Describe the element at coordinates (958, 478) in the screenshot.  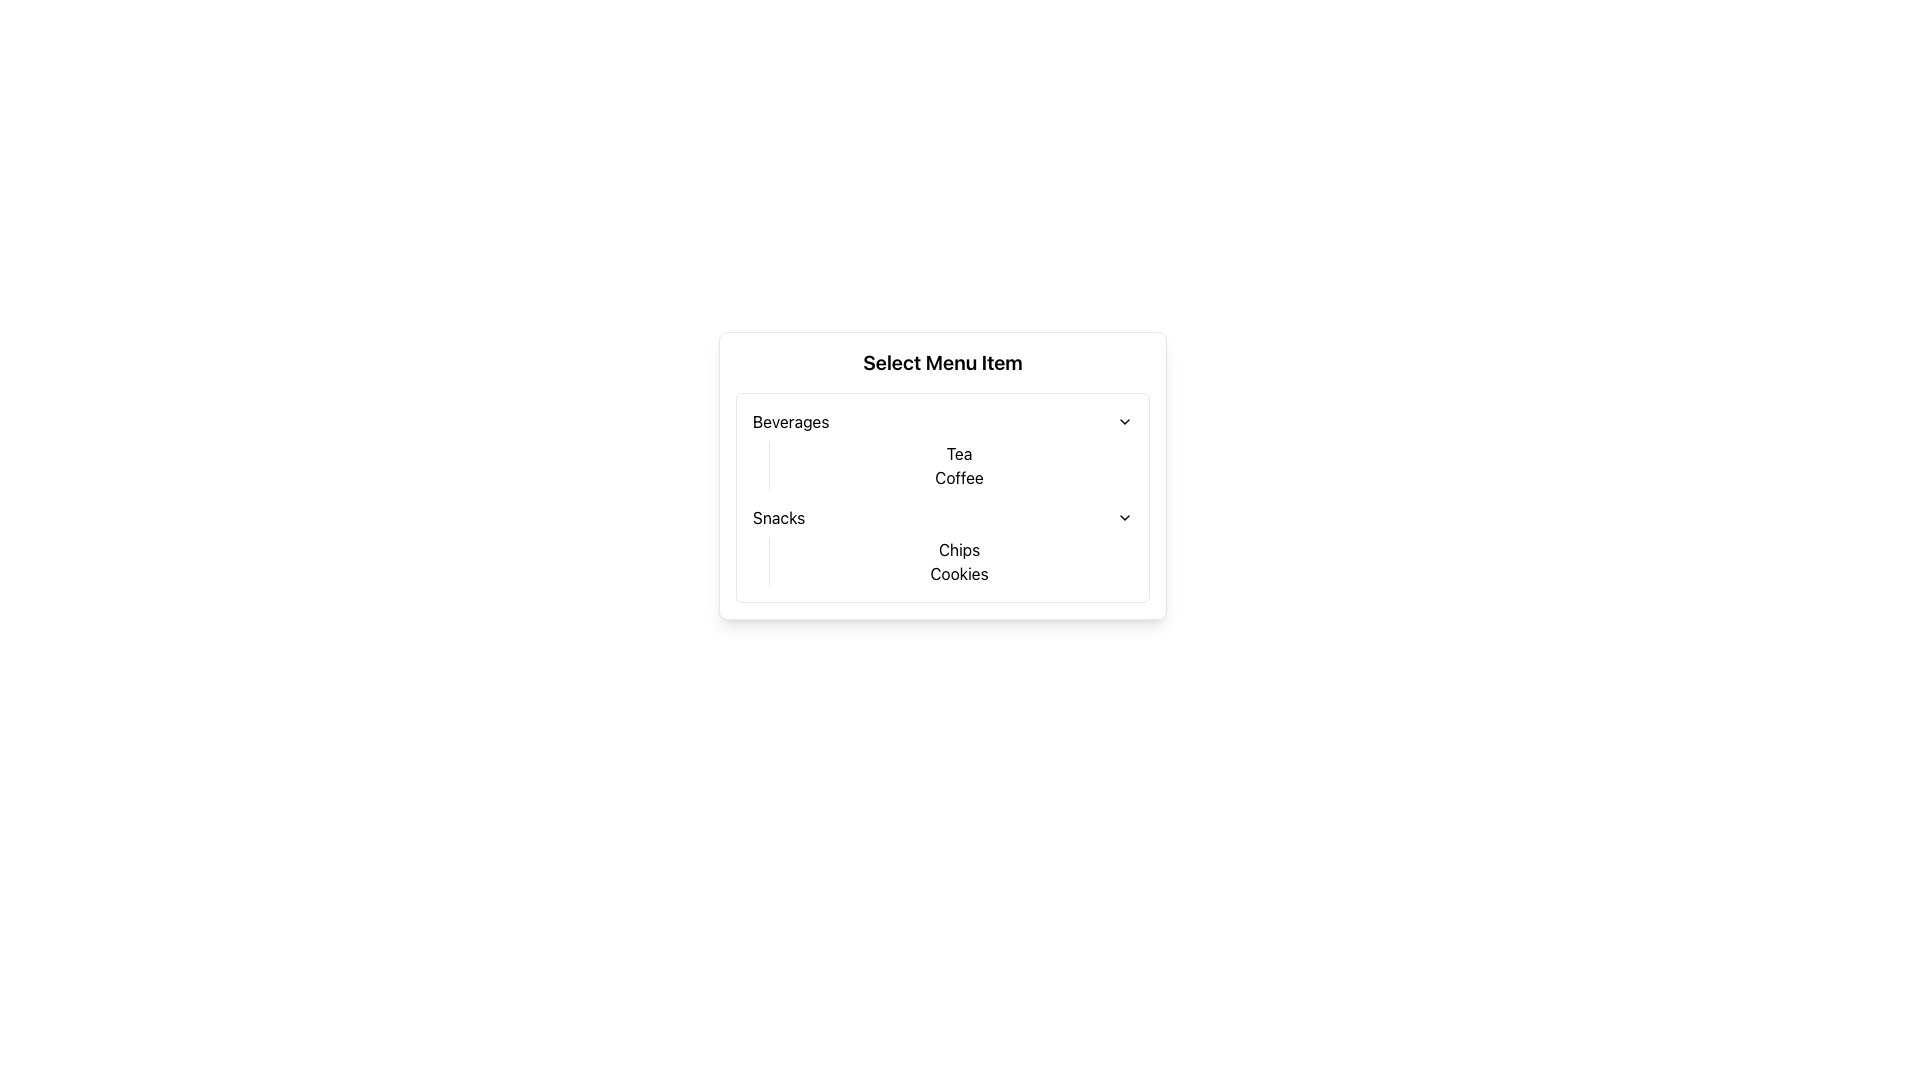
I see `the 'Coffee' label, which is a text label styled in sans-serif font, located under the 'Tea' label in the 'Beverages' section of the dropdown menu titled 'Select Menu Item'` at that location.